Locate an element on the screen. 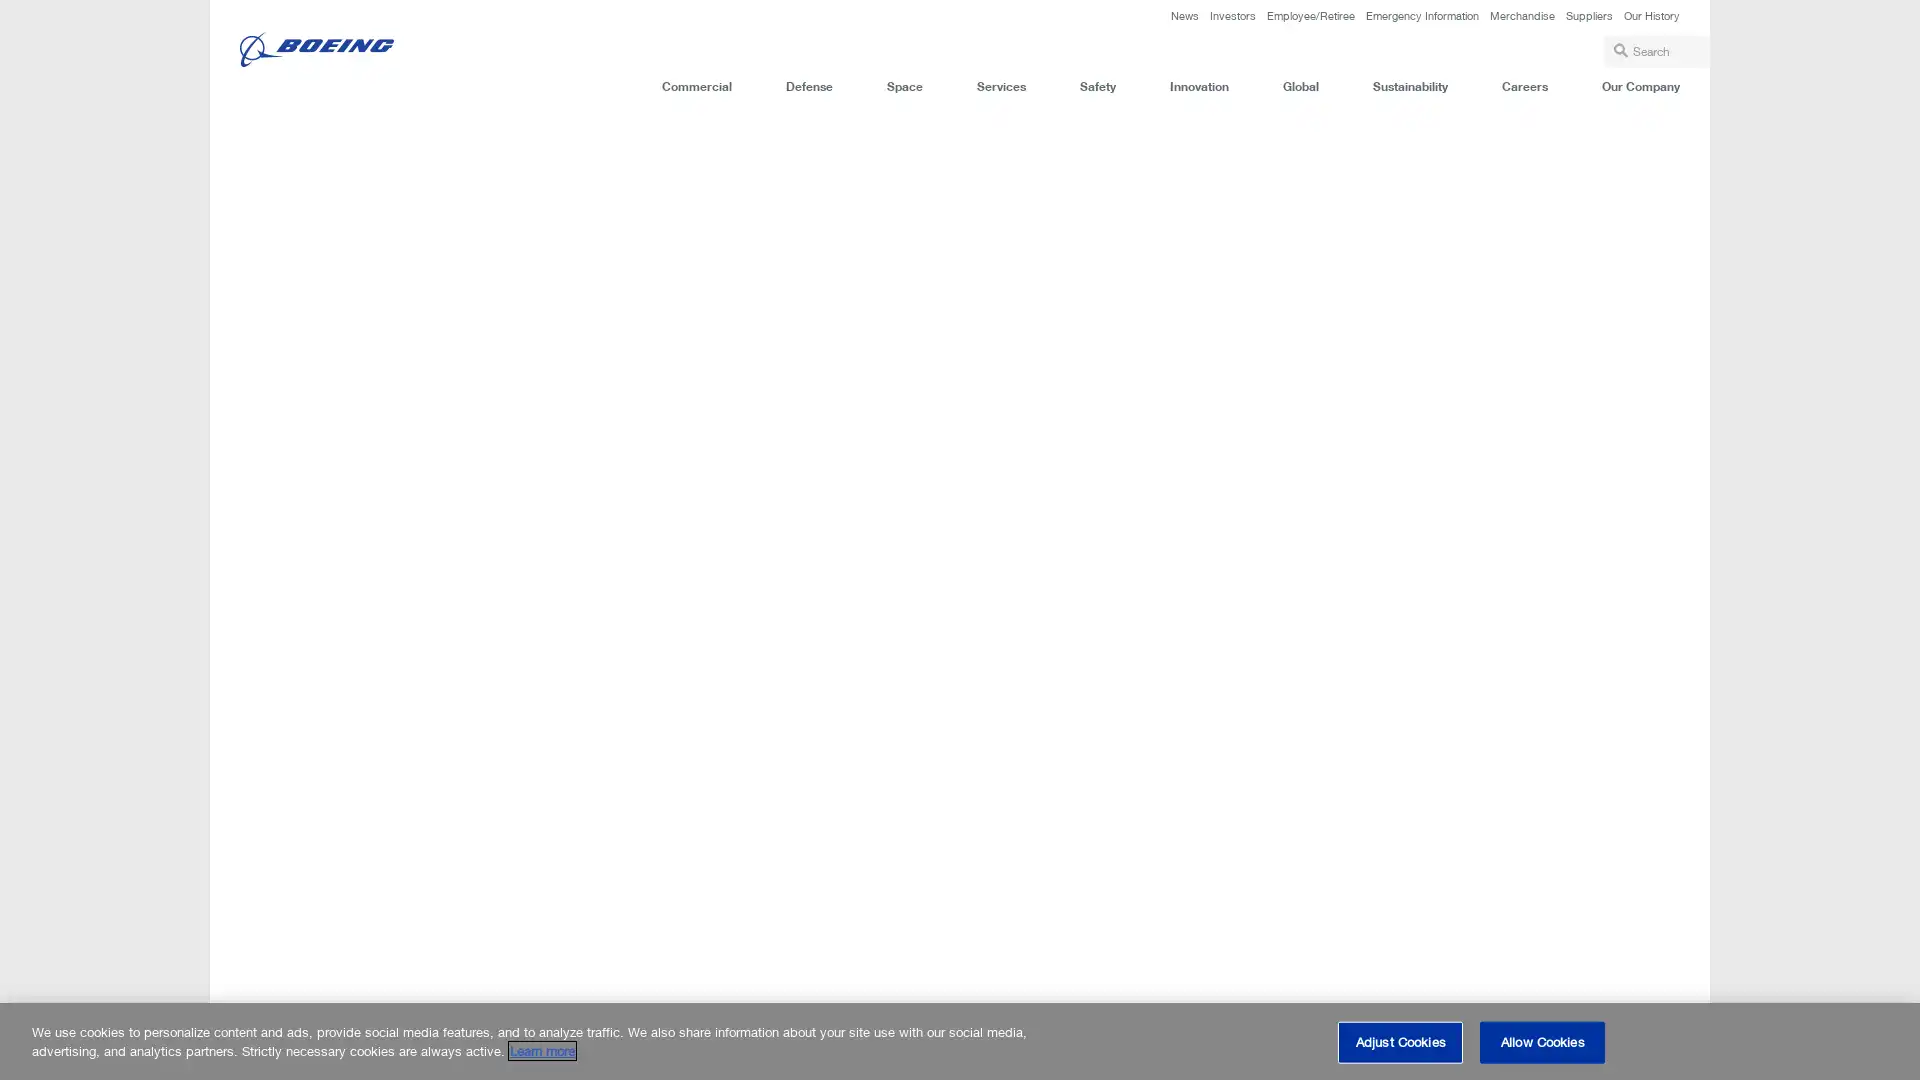 This screenshot has height=1080, width=1920. Adjust Cookies is located at coordinates (1399, 1036).